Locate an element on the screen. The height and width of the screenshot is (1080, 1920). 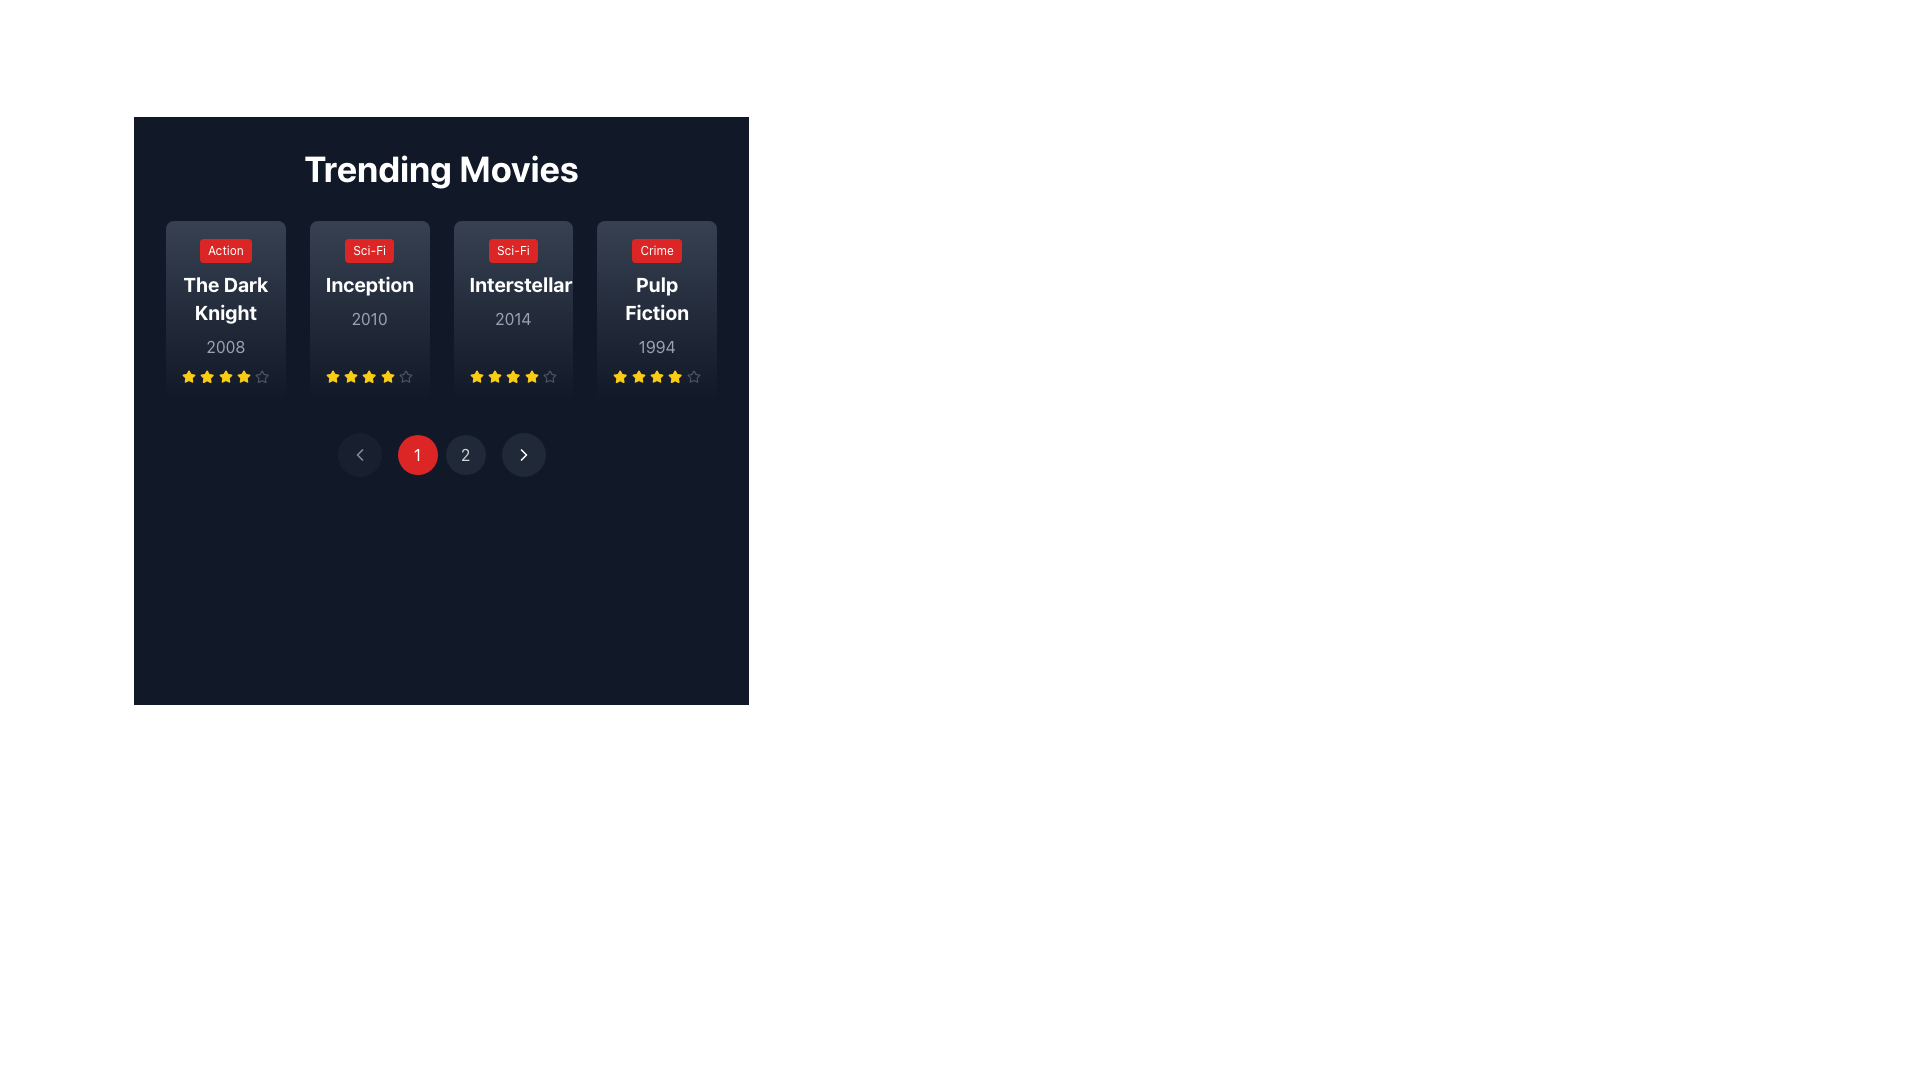
the text label displaying the year '2014' in a grayscale font, located within the card for the movie 'Interstellar' under the 'Sci-Fi' label is located at coordinates (513, 318).